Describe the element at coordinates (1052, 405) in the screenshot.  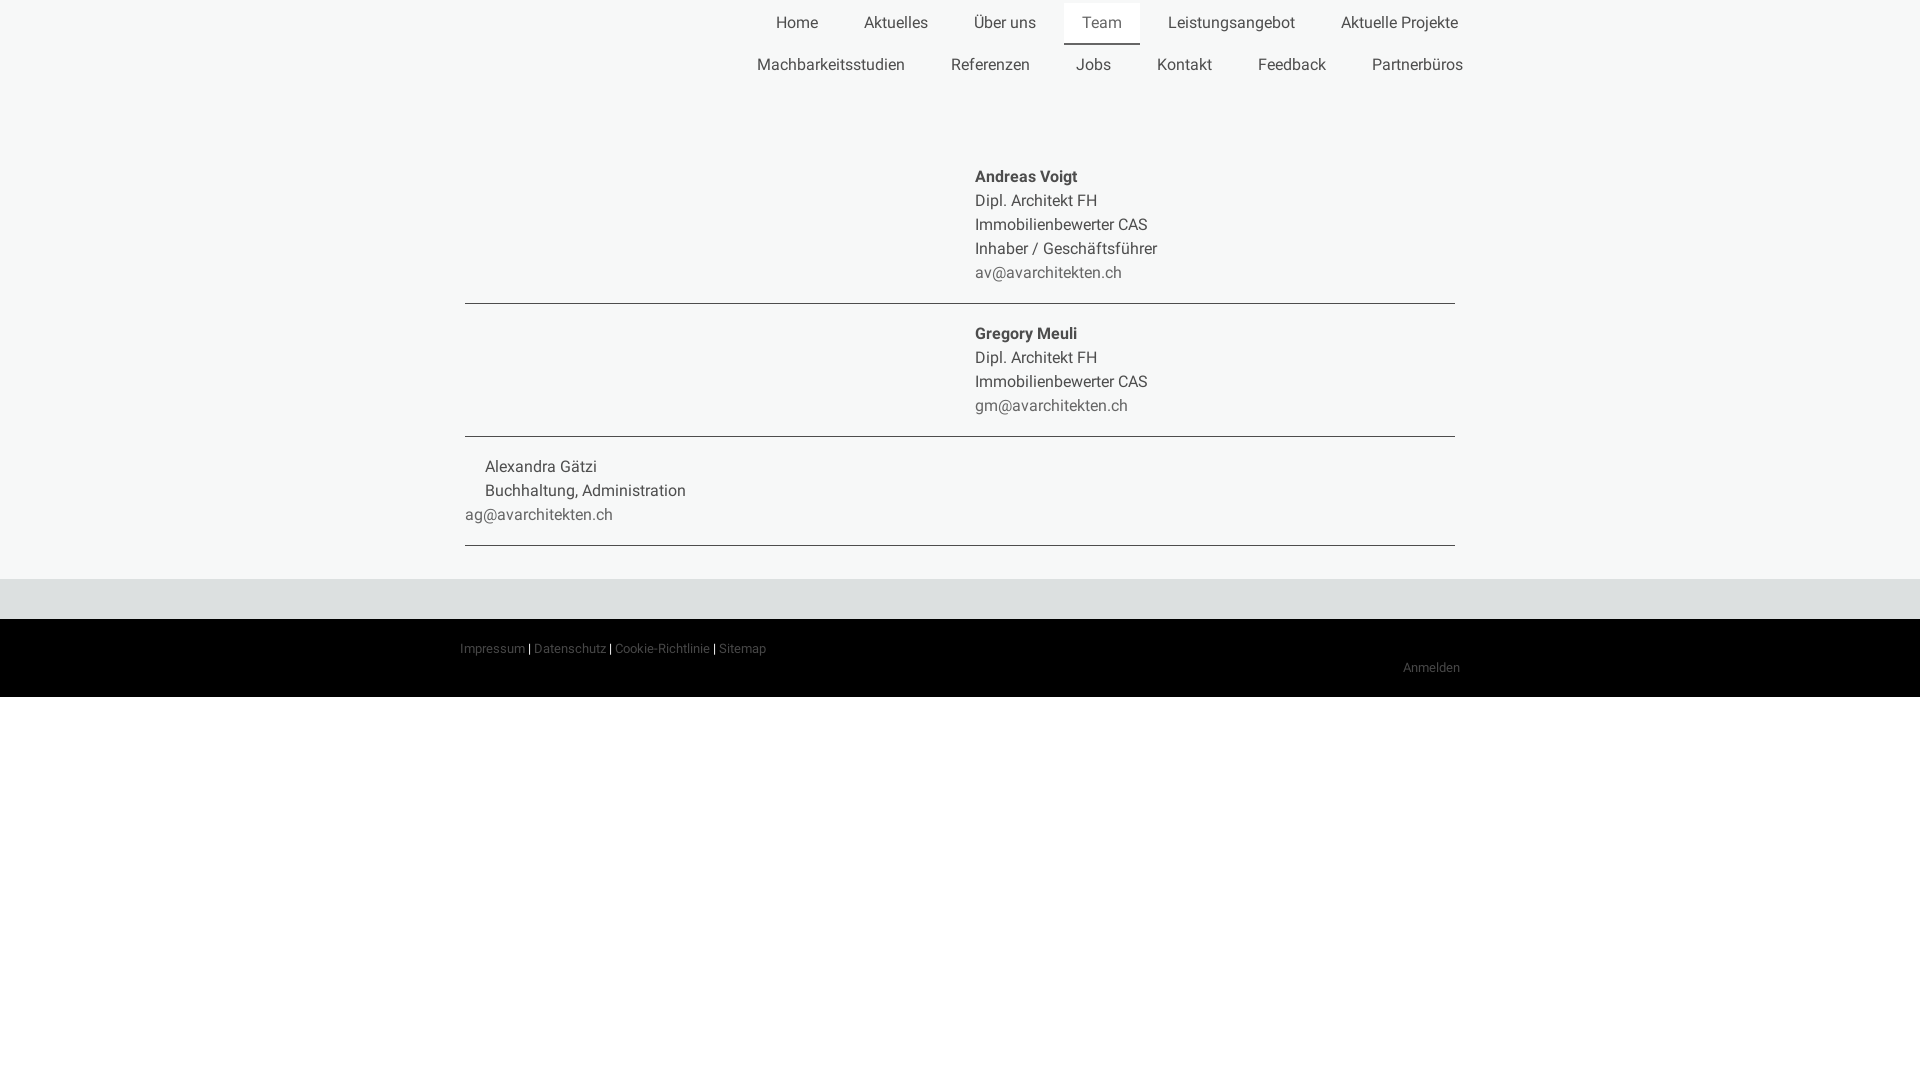
I see `'gm@avarchitekten.ch '` at that location.